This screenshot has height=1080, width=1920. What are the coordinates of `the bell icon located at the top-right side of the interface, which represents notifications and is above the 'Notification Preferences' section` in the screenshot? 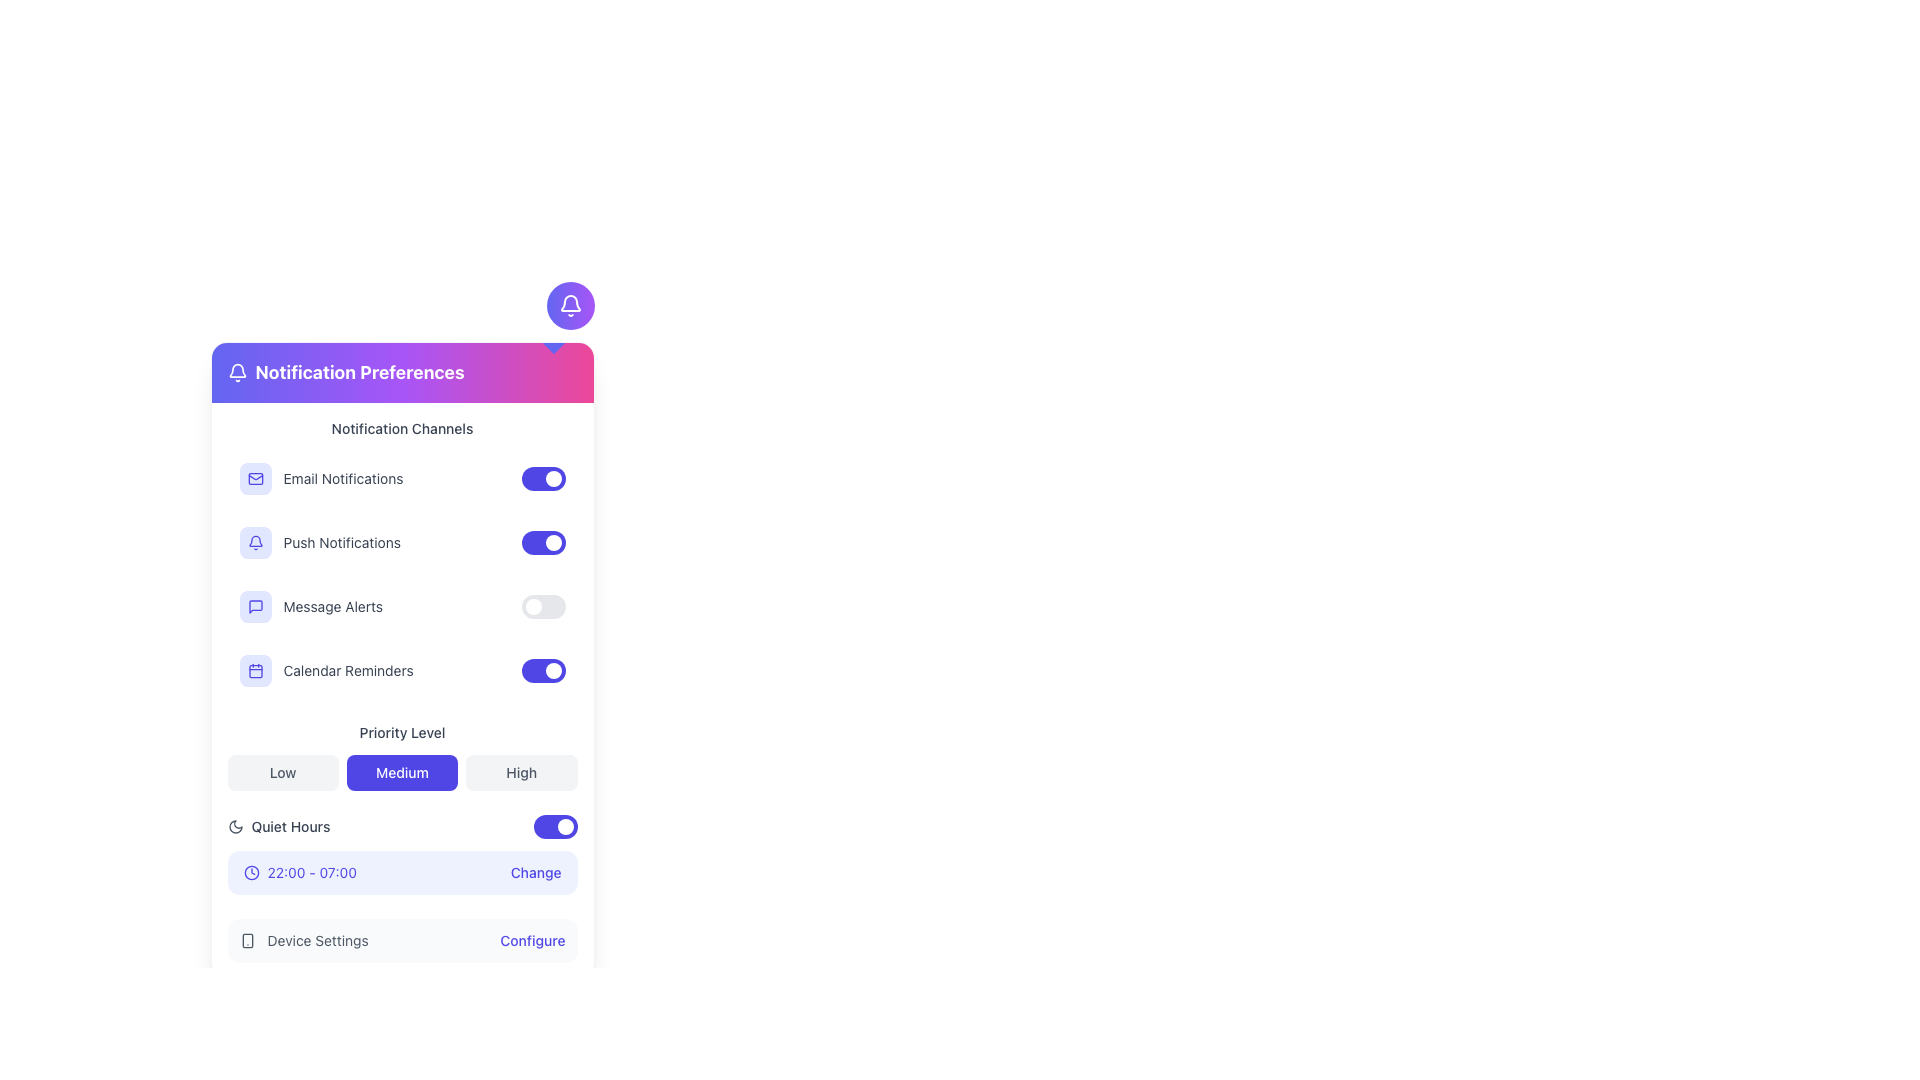 It's located at (254, 543).